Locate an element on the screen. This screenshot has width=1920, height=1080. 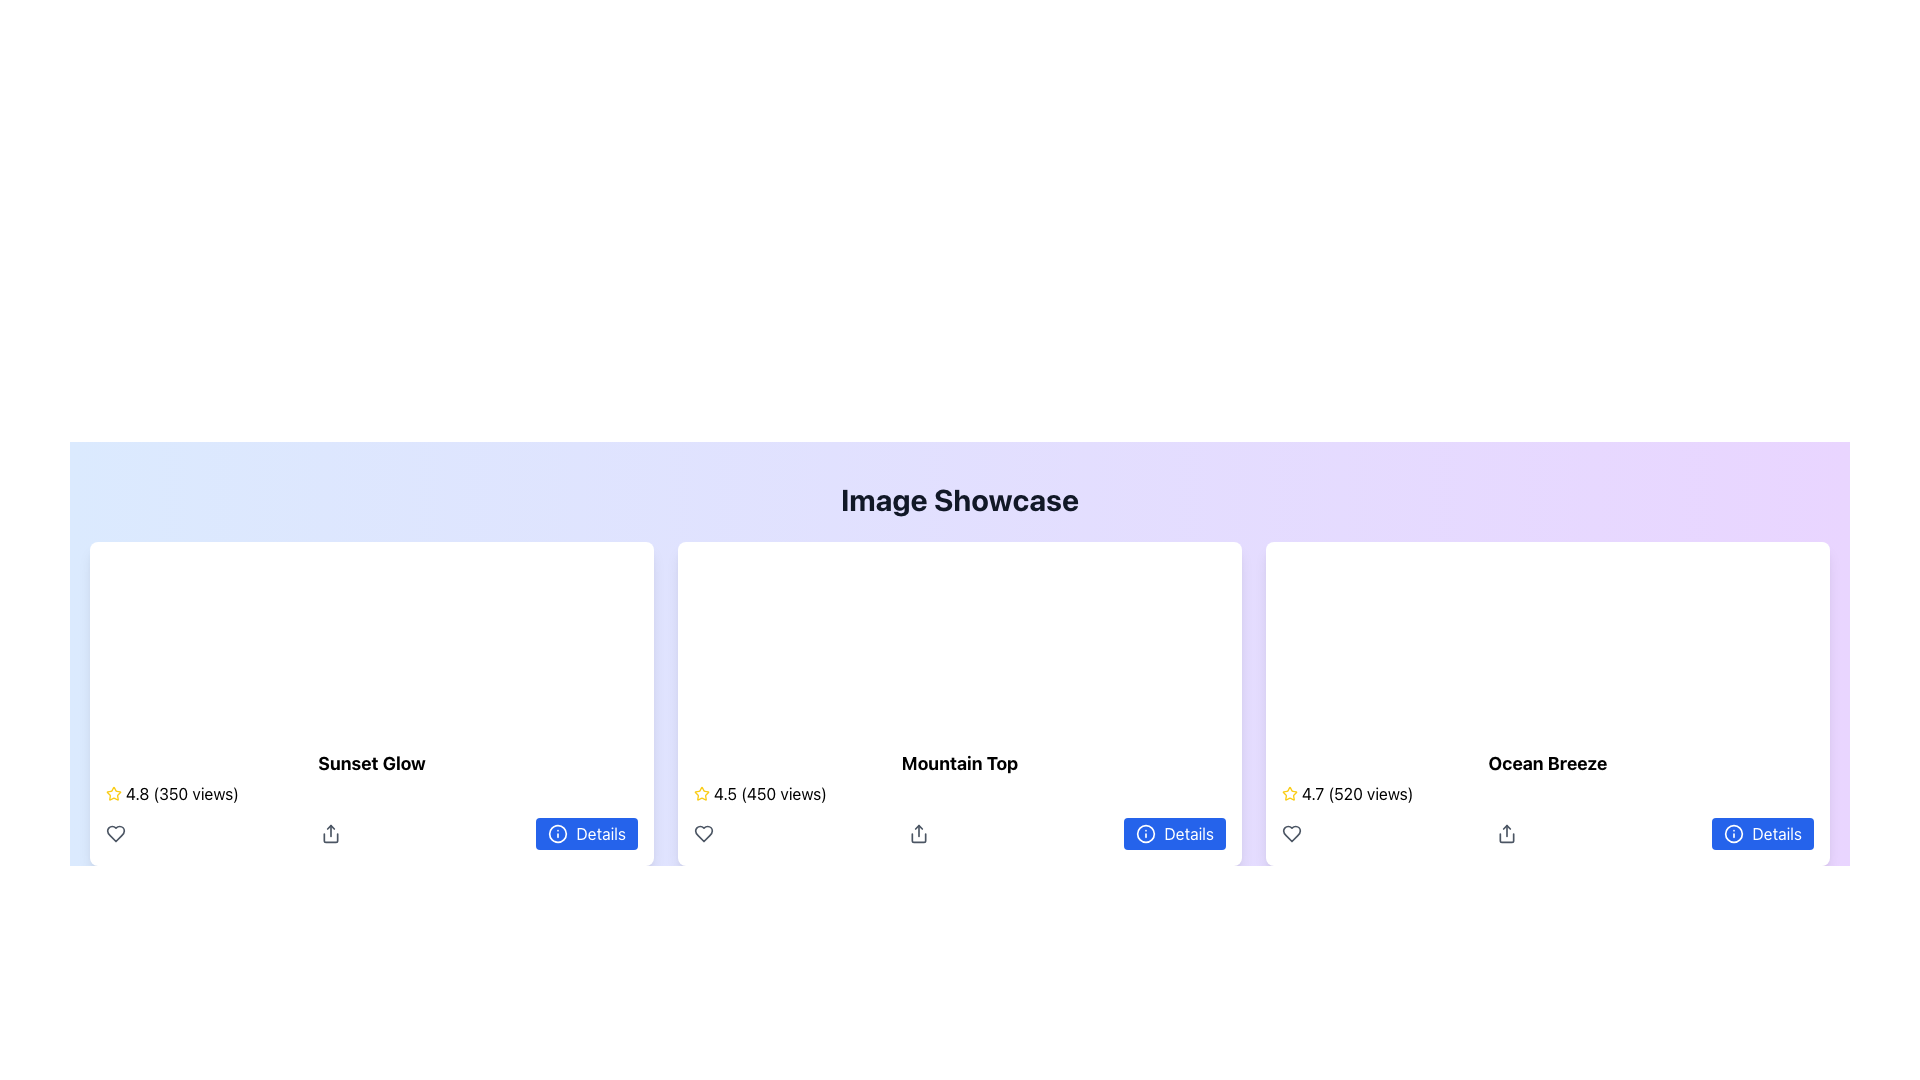
the yellow star icon, which is part of the rating display, to use it as a visual cue is located at coordinates (113, 792).